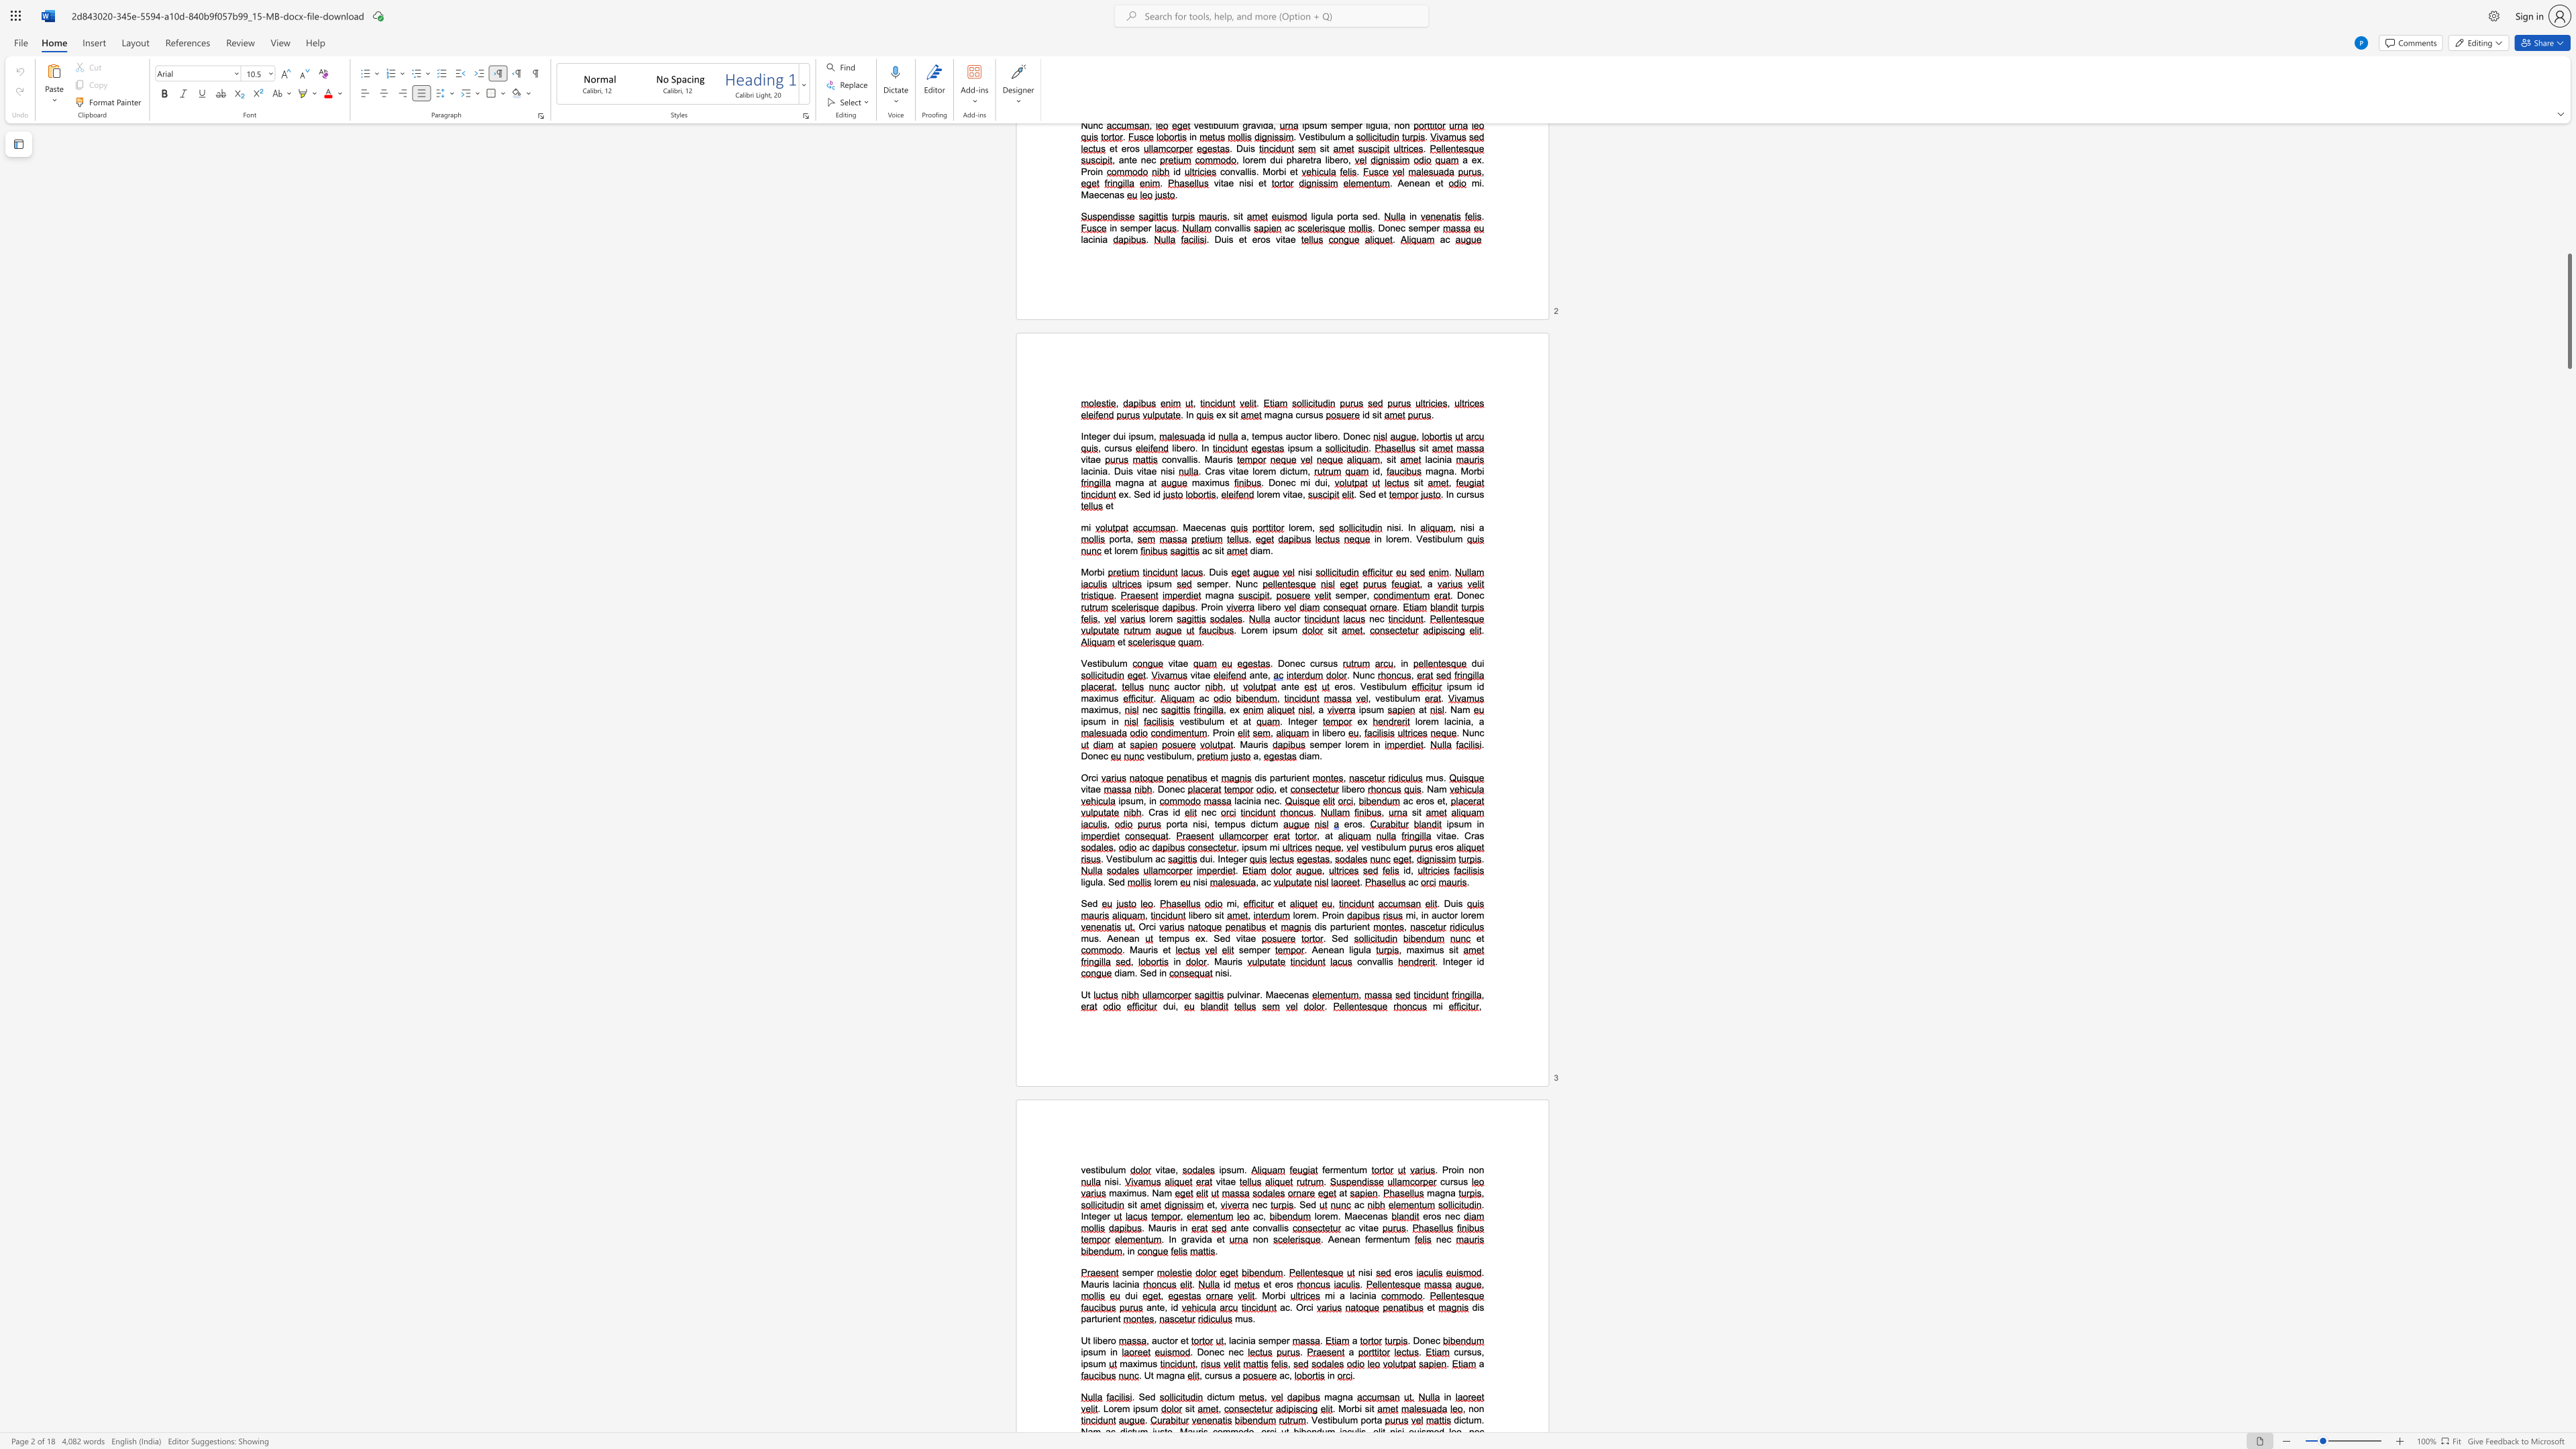  I want to click on the space between the continuous character "l" and "i" in the text, so click(1083, 881).